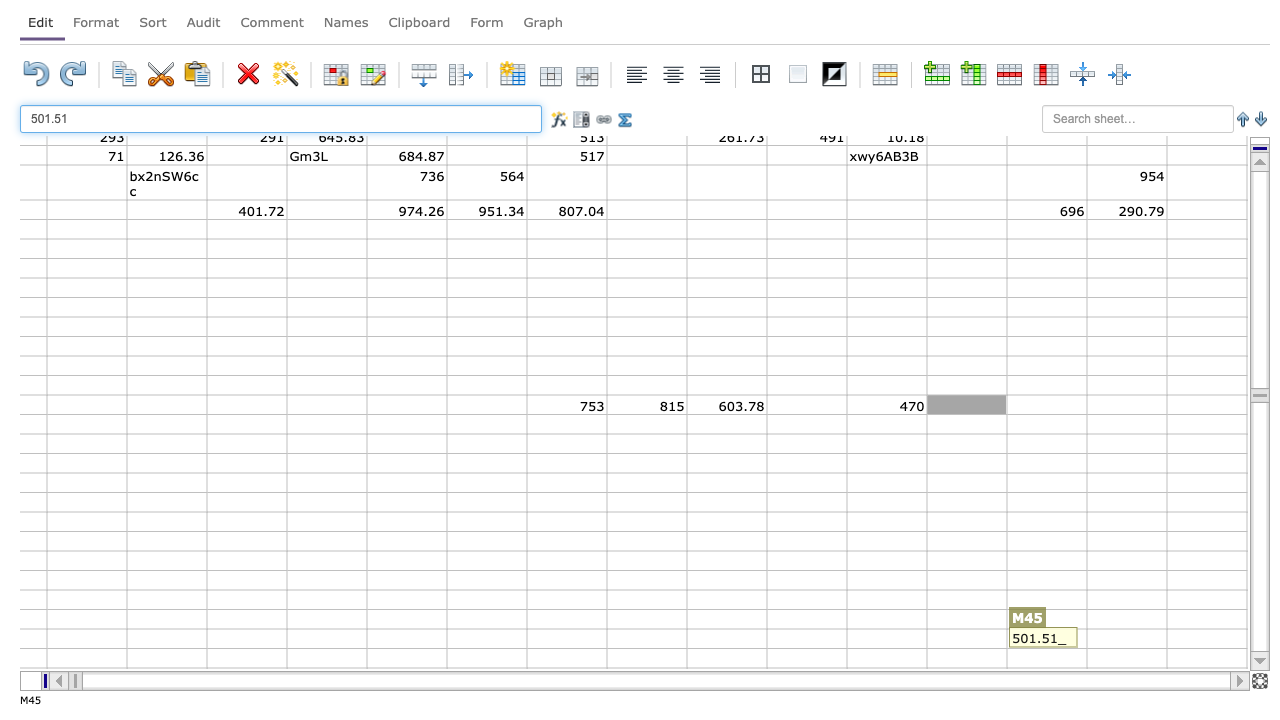  I want to click on Place cursor on right border of O57, so click(1166, 638).